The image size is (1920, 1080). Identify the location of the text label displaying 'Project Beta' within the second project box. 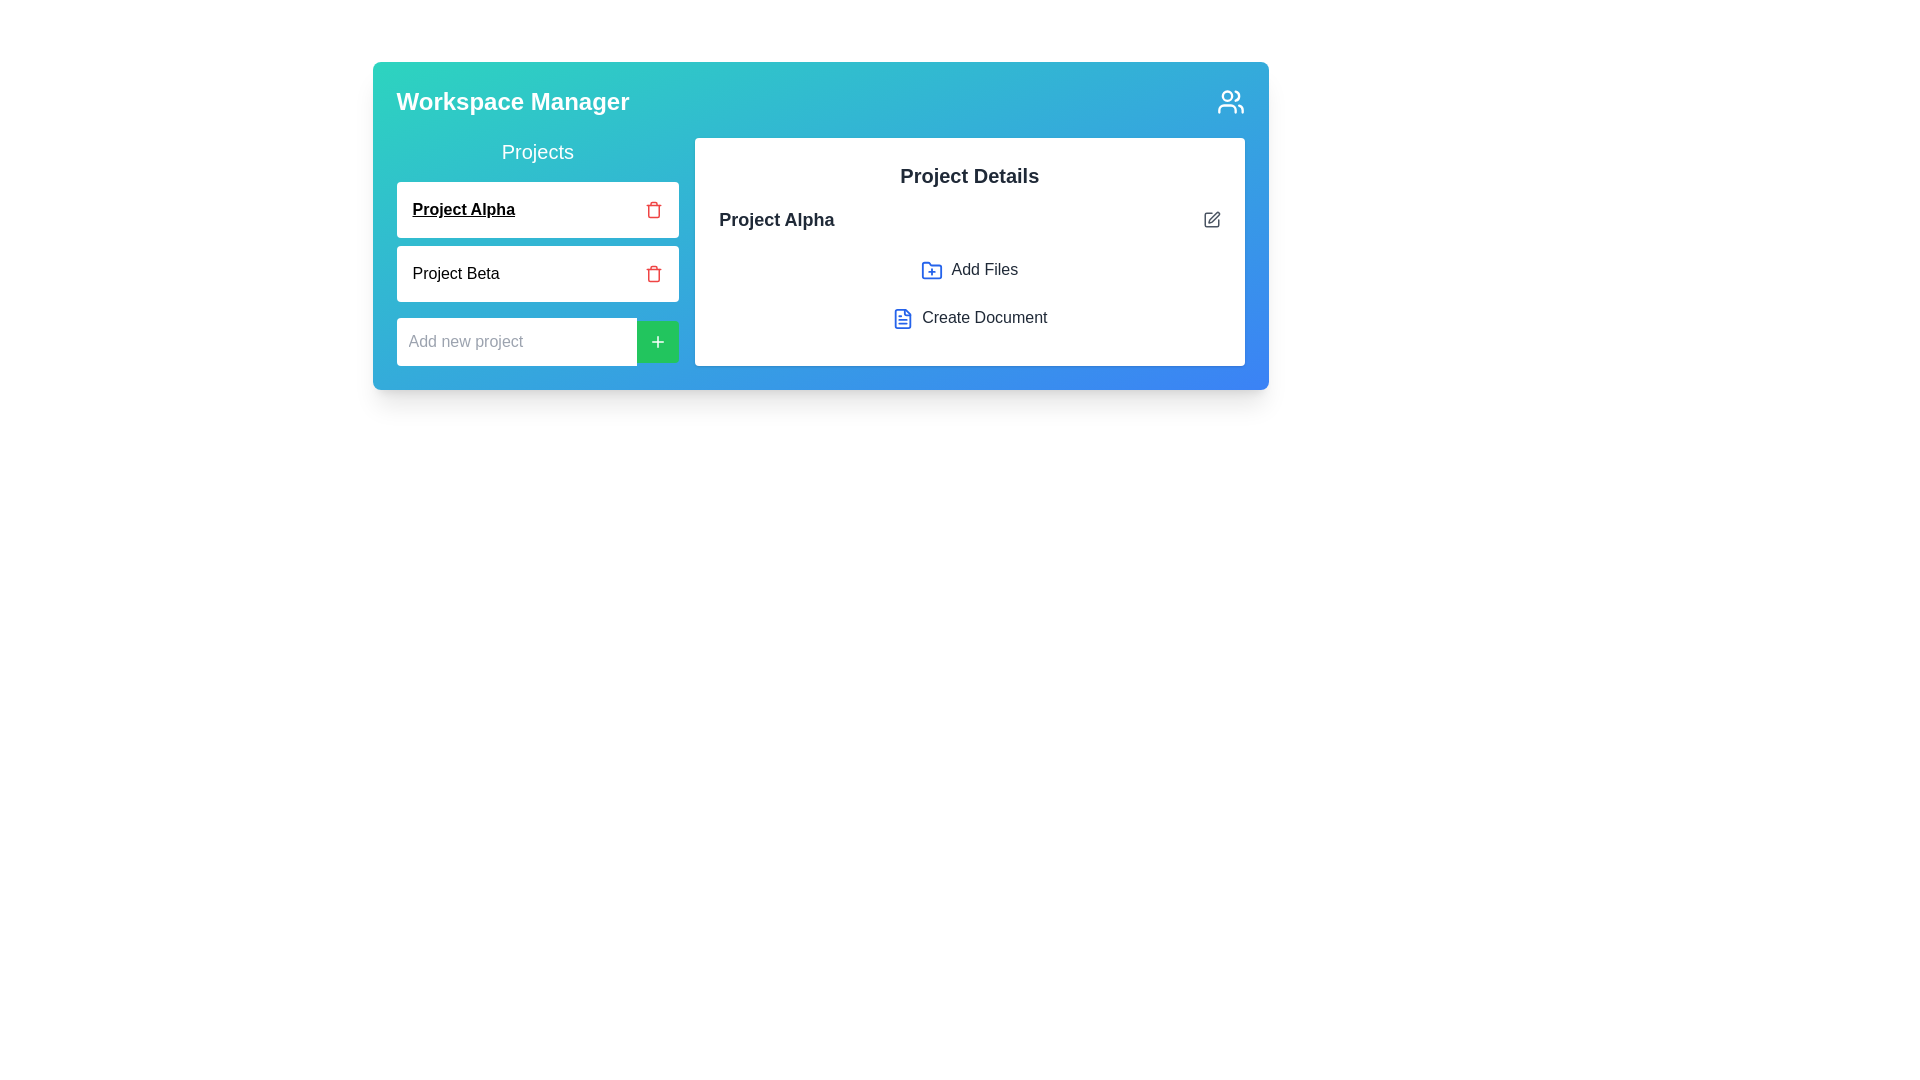
(455, 273).